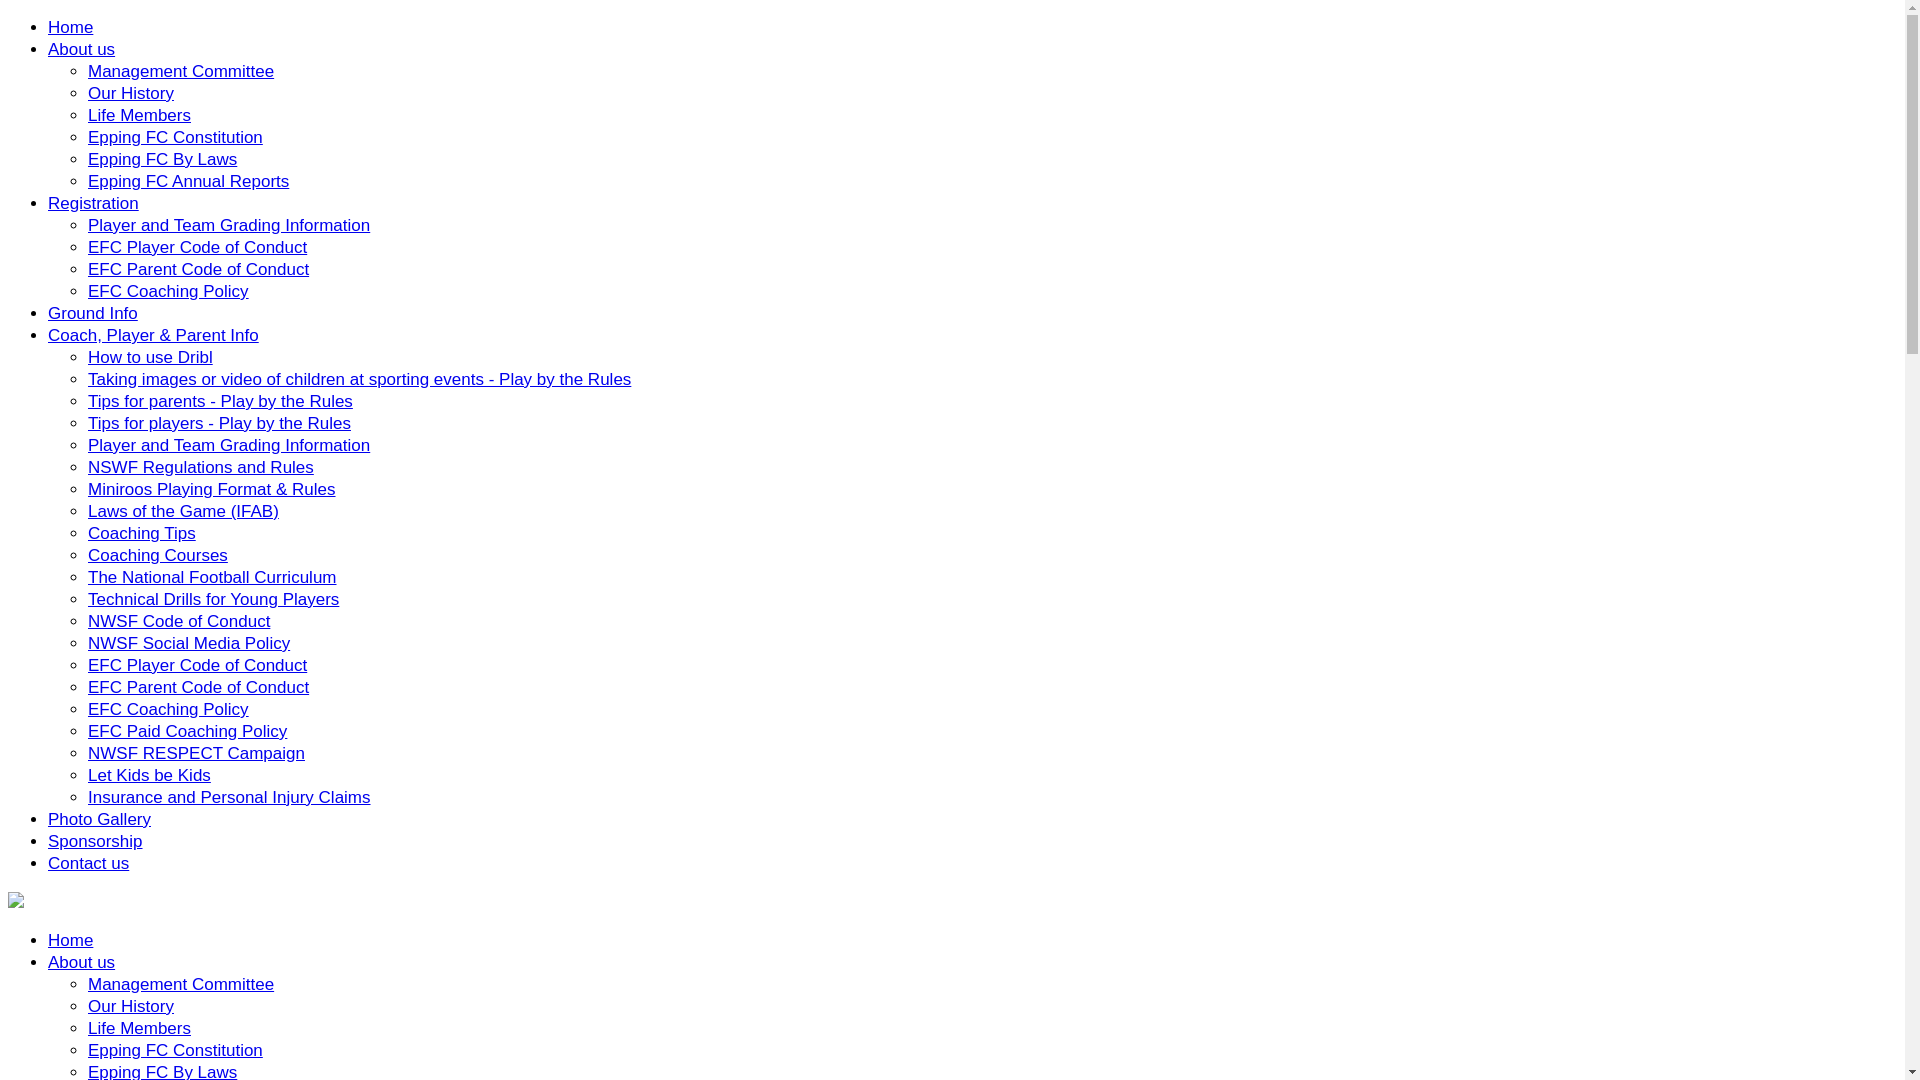 The width and height of the screenshot is (1920, 1080). What do you see at coordinates (94, 841) in the screenshot?
I see `'Sponsorship'` at bounding box center [94, 841].